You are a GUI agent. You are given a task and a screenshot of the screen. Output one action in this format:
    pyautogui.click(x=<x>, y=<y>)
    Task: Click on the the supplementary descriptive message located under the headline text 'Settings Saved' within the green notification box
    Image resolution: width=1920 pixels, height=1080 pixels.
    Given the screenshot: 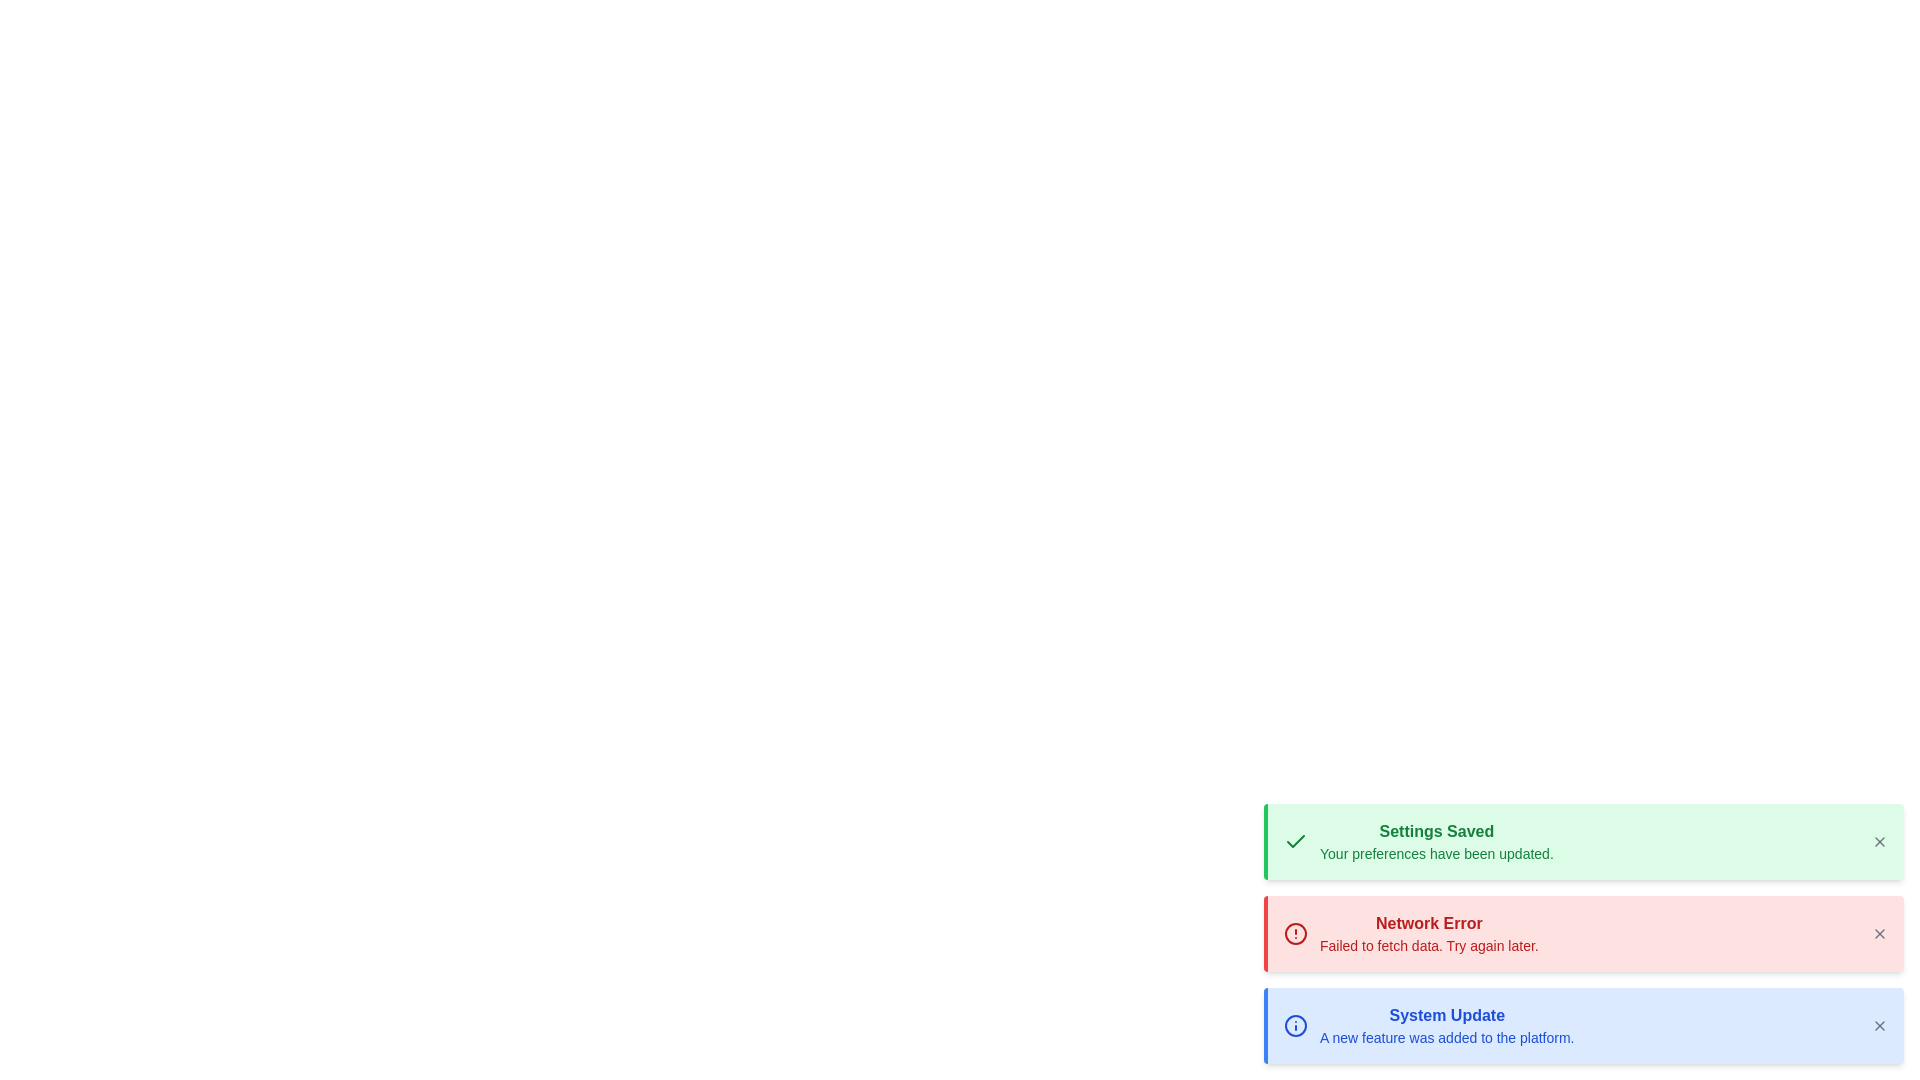 What is the action you would take?
    pyautogui.click(x=1435, y=853)
    